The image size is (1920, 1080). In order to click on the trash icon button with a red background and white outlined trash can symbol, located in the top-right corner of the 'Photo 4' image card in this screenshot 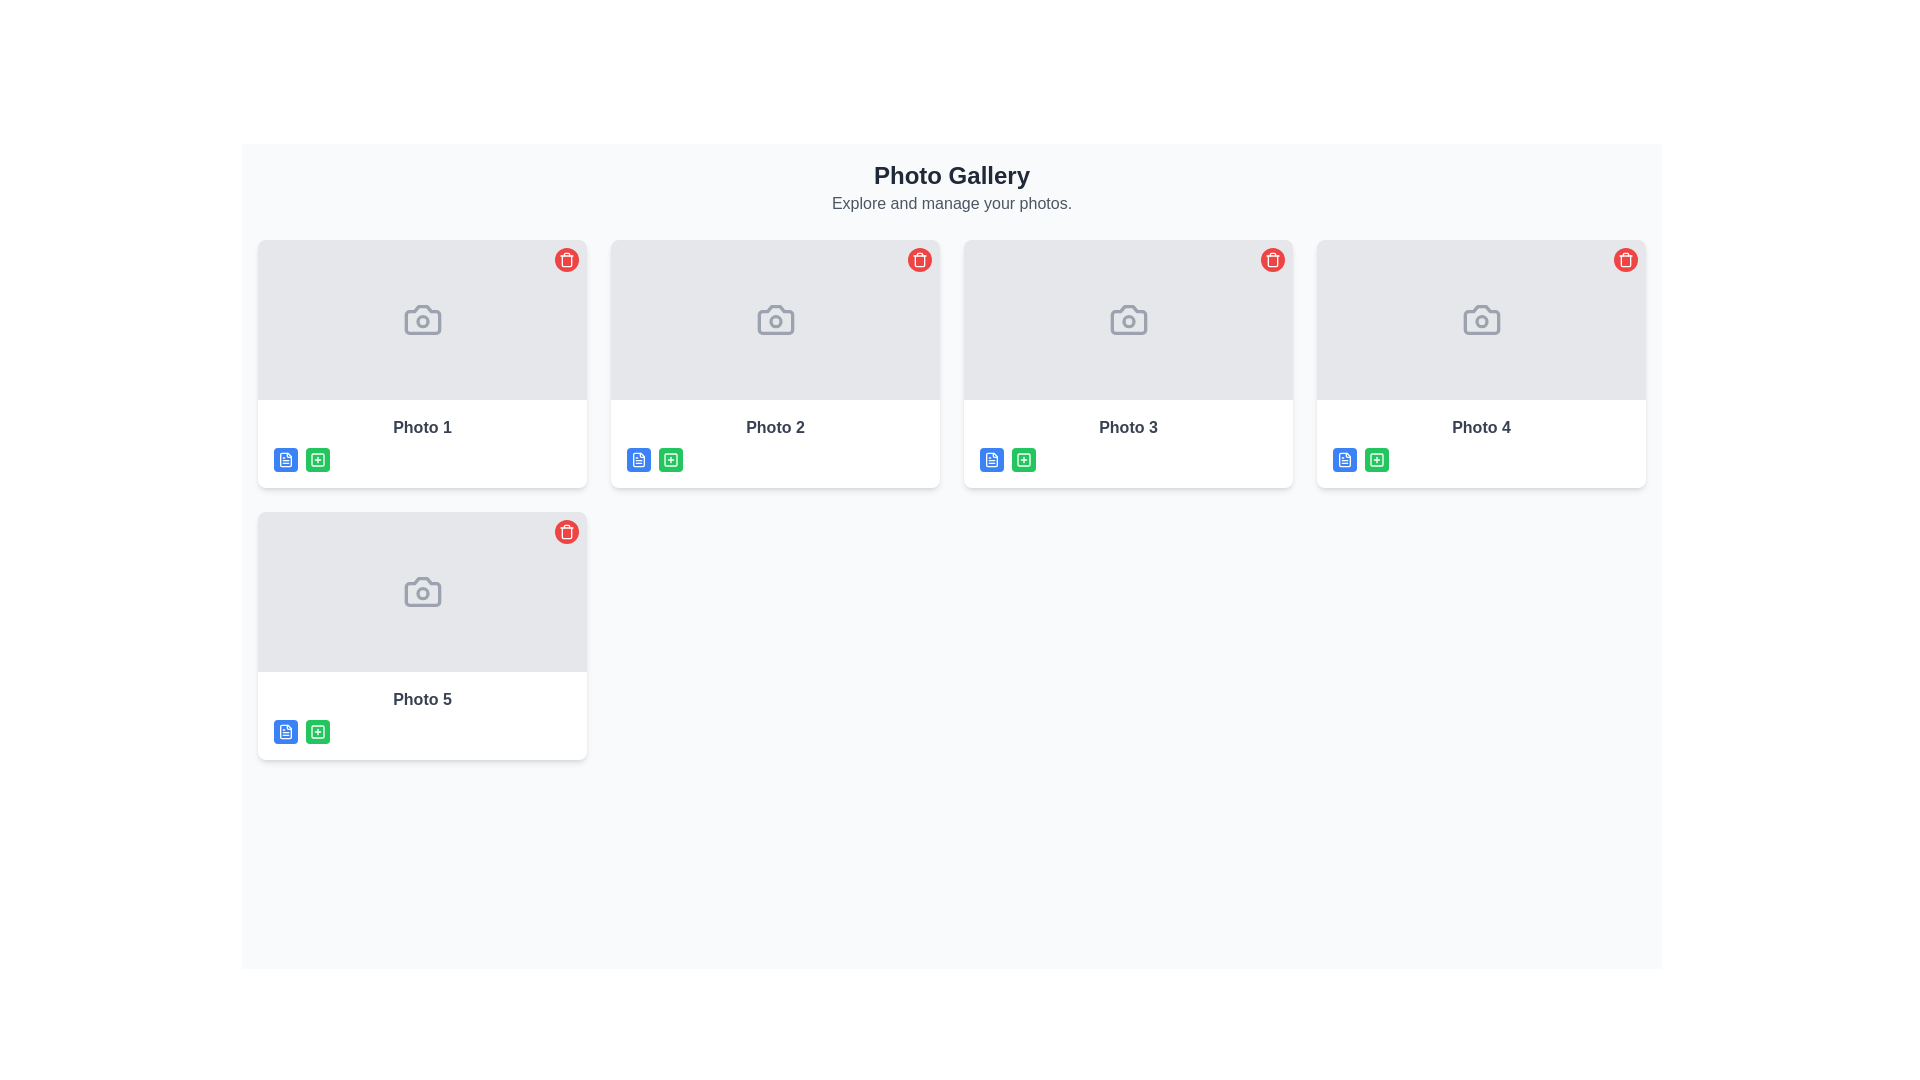, I will do `click(1626, 258)`.